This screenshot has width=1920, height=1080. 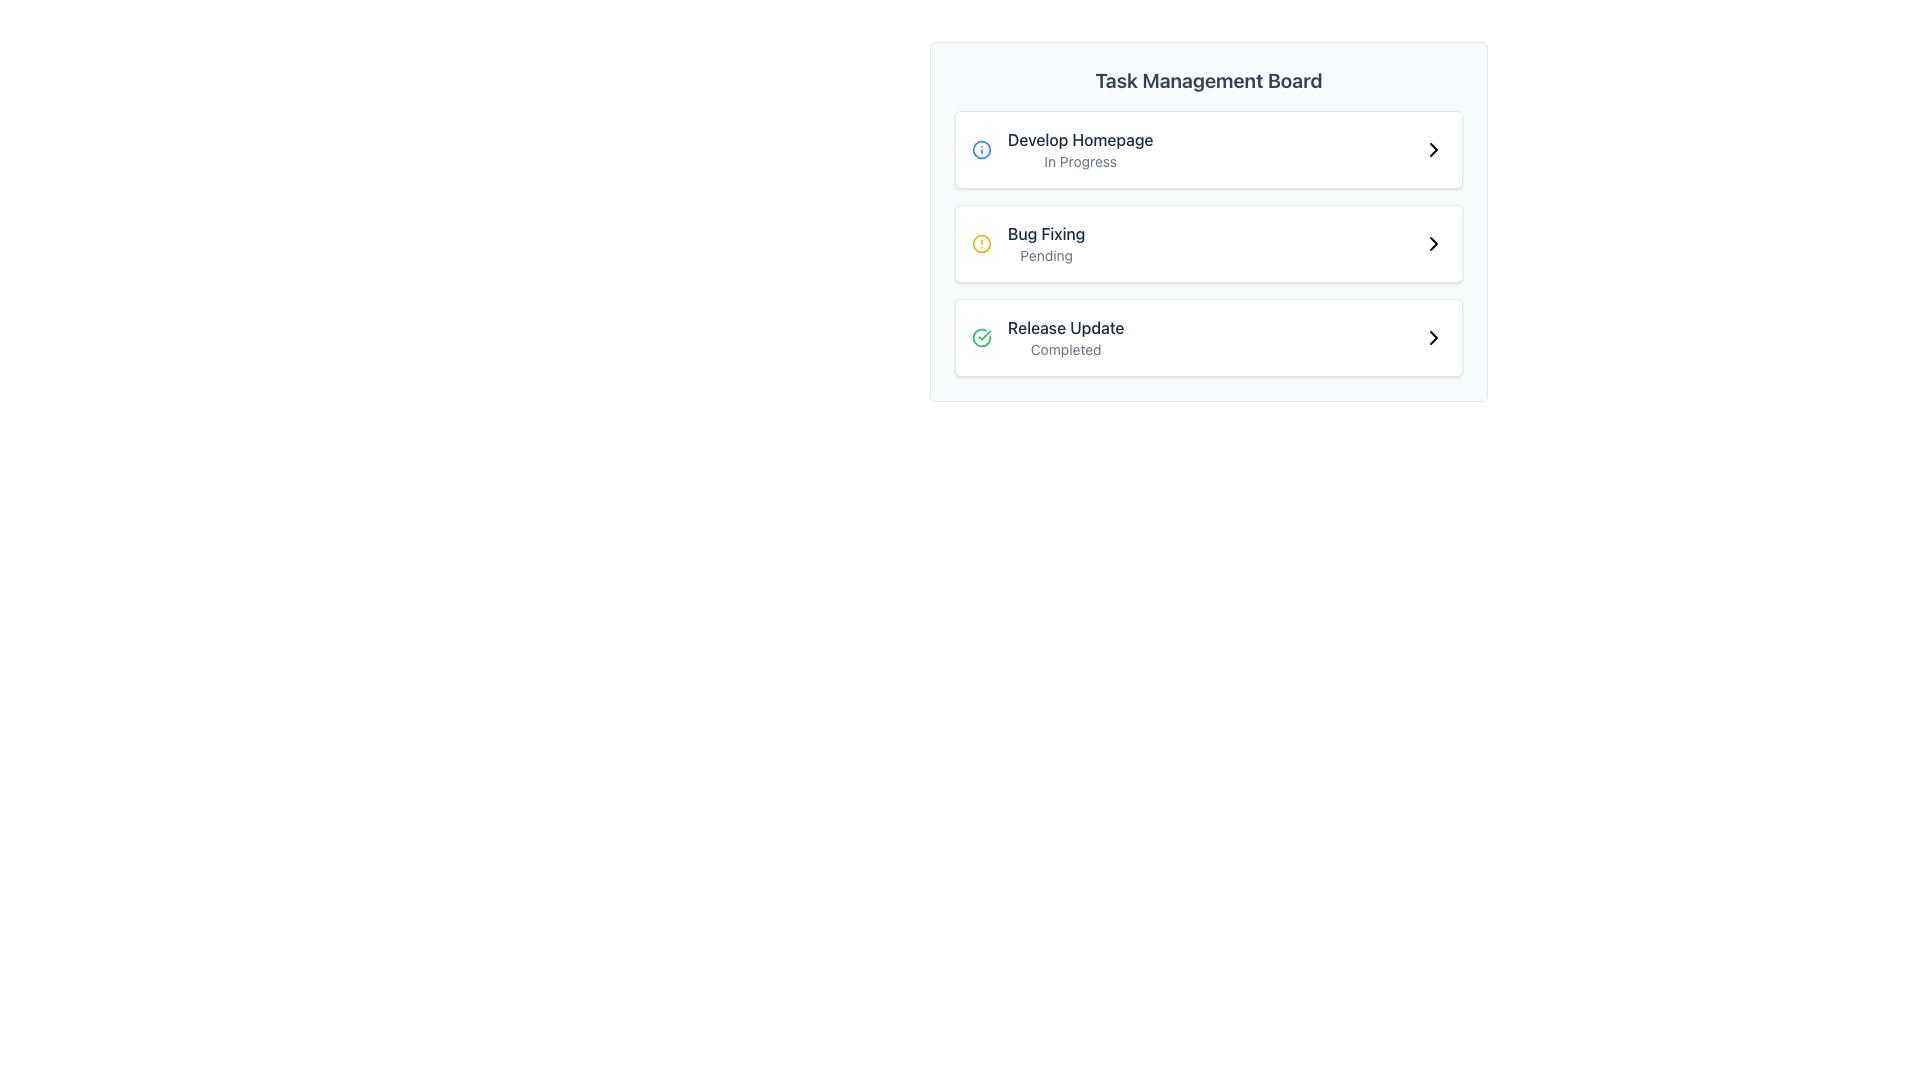 What do you see at coordinates (1208, 222) in the screenshot?
I see `the task card labeled 'Bug Fixing'` at bounding box center [1208, 222].